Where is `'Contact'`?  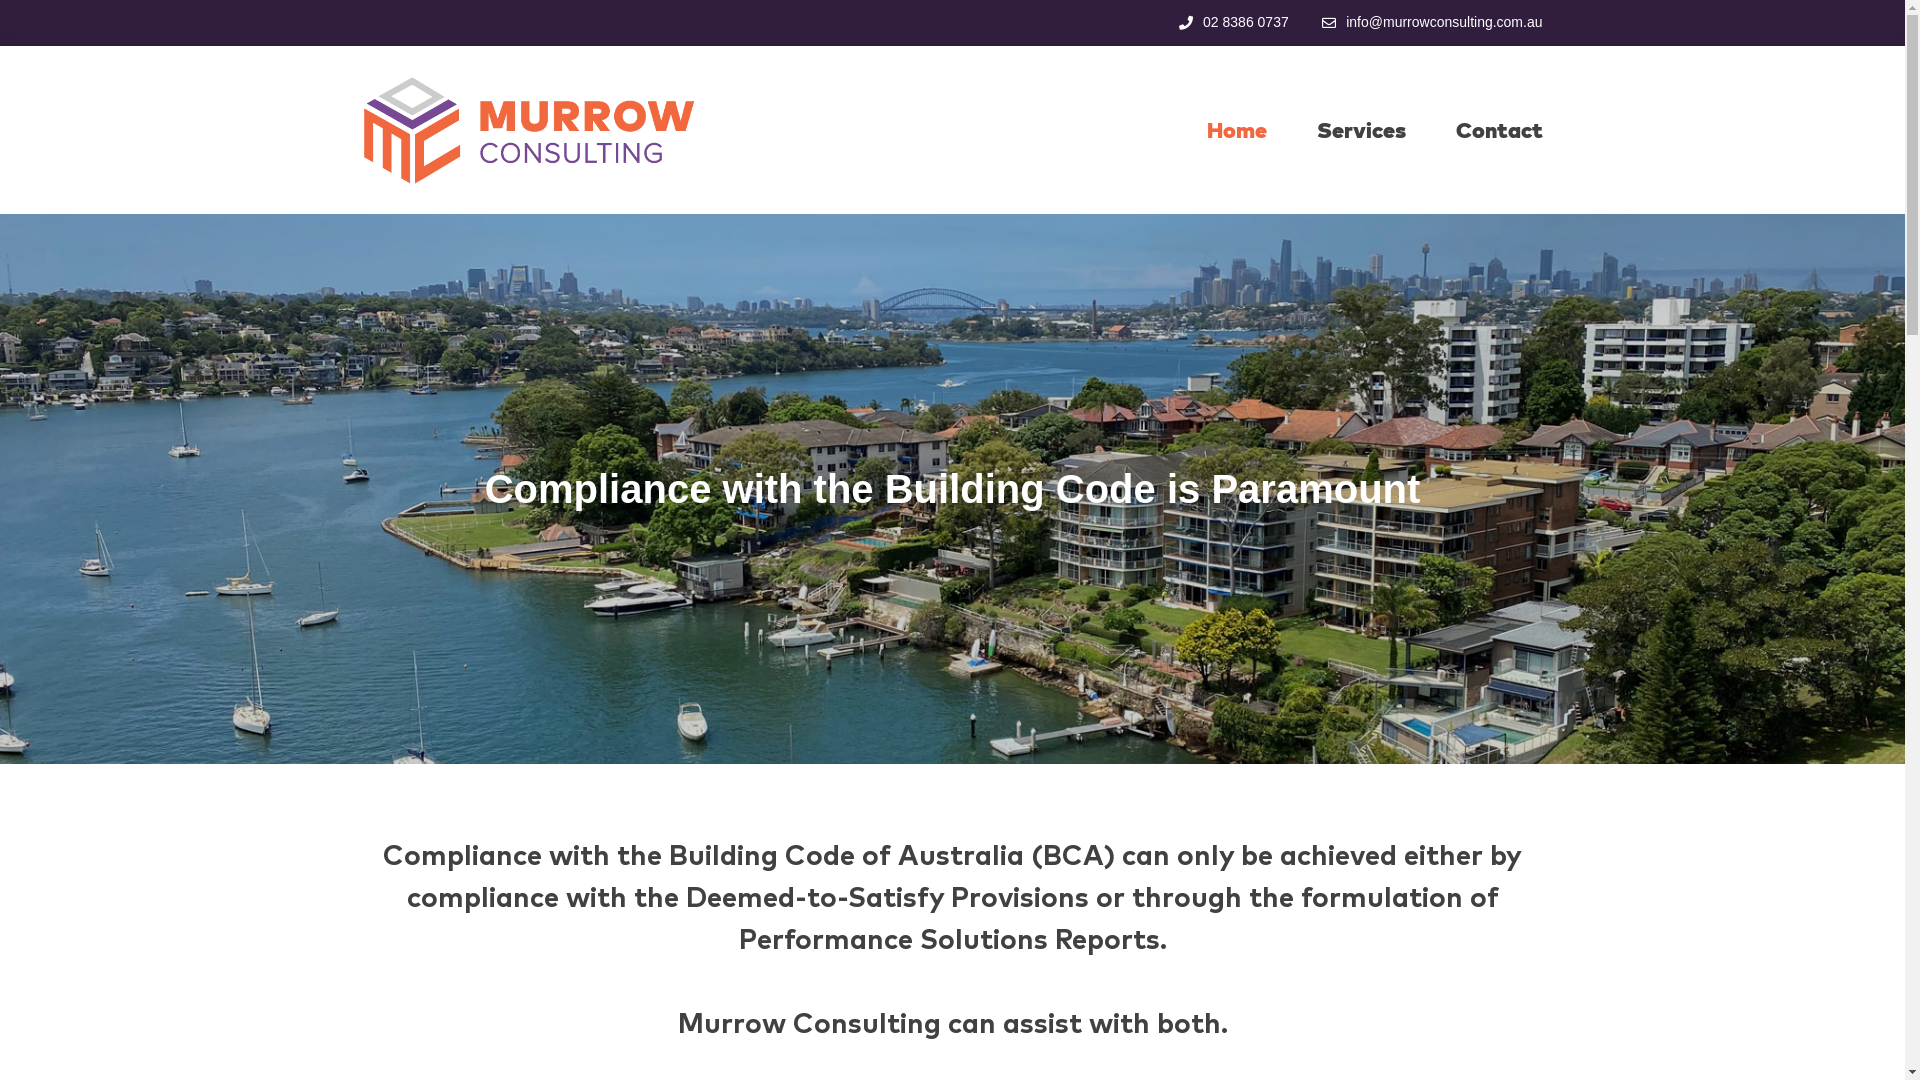 'Contact' is located at coordinates (1499, 130).